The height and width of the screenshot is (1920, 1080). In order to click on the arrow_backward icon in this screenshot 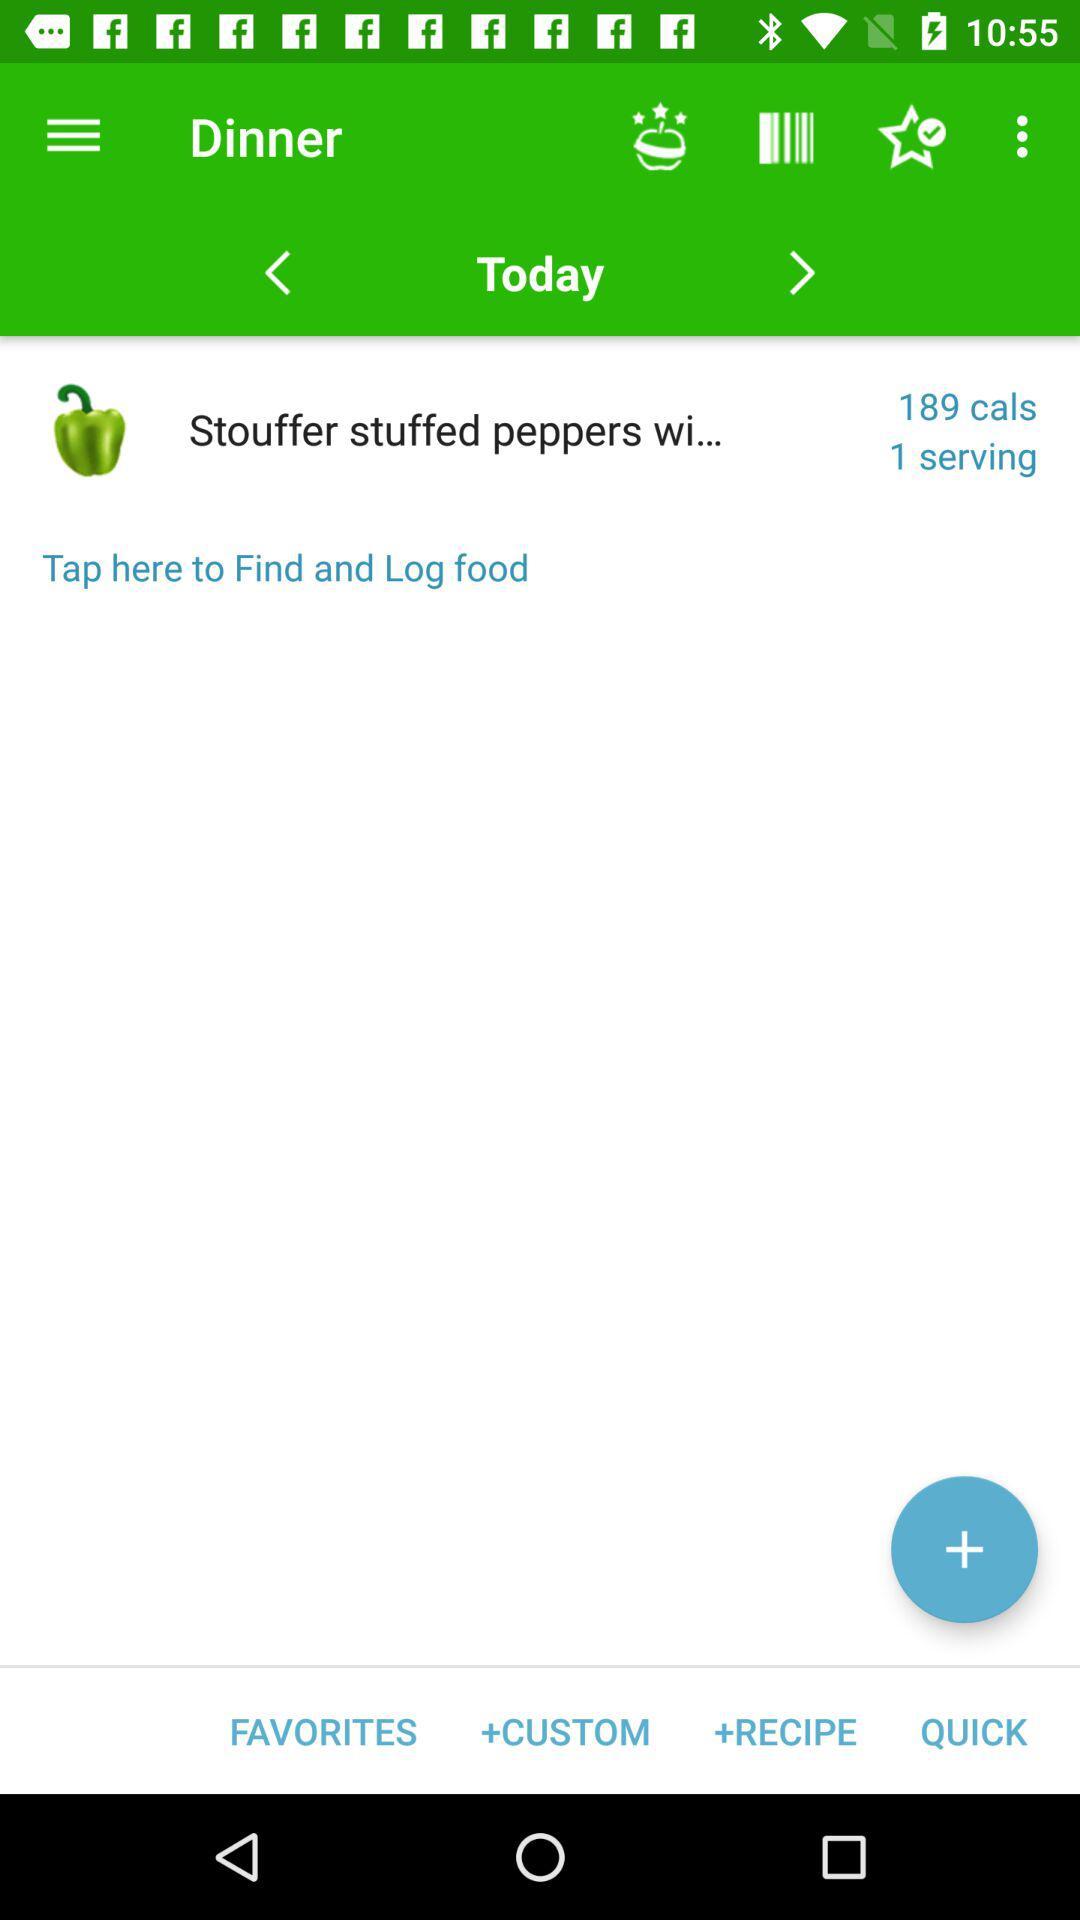, I will do `click(277, 272)`.